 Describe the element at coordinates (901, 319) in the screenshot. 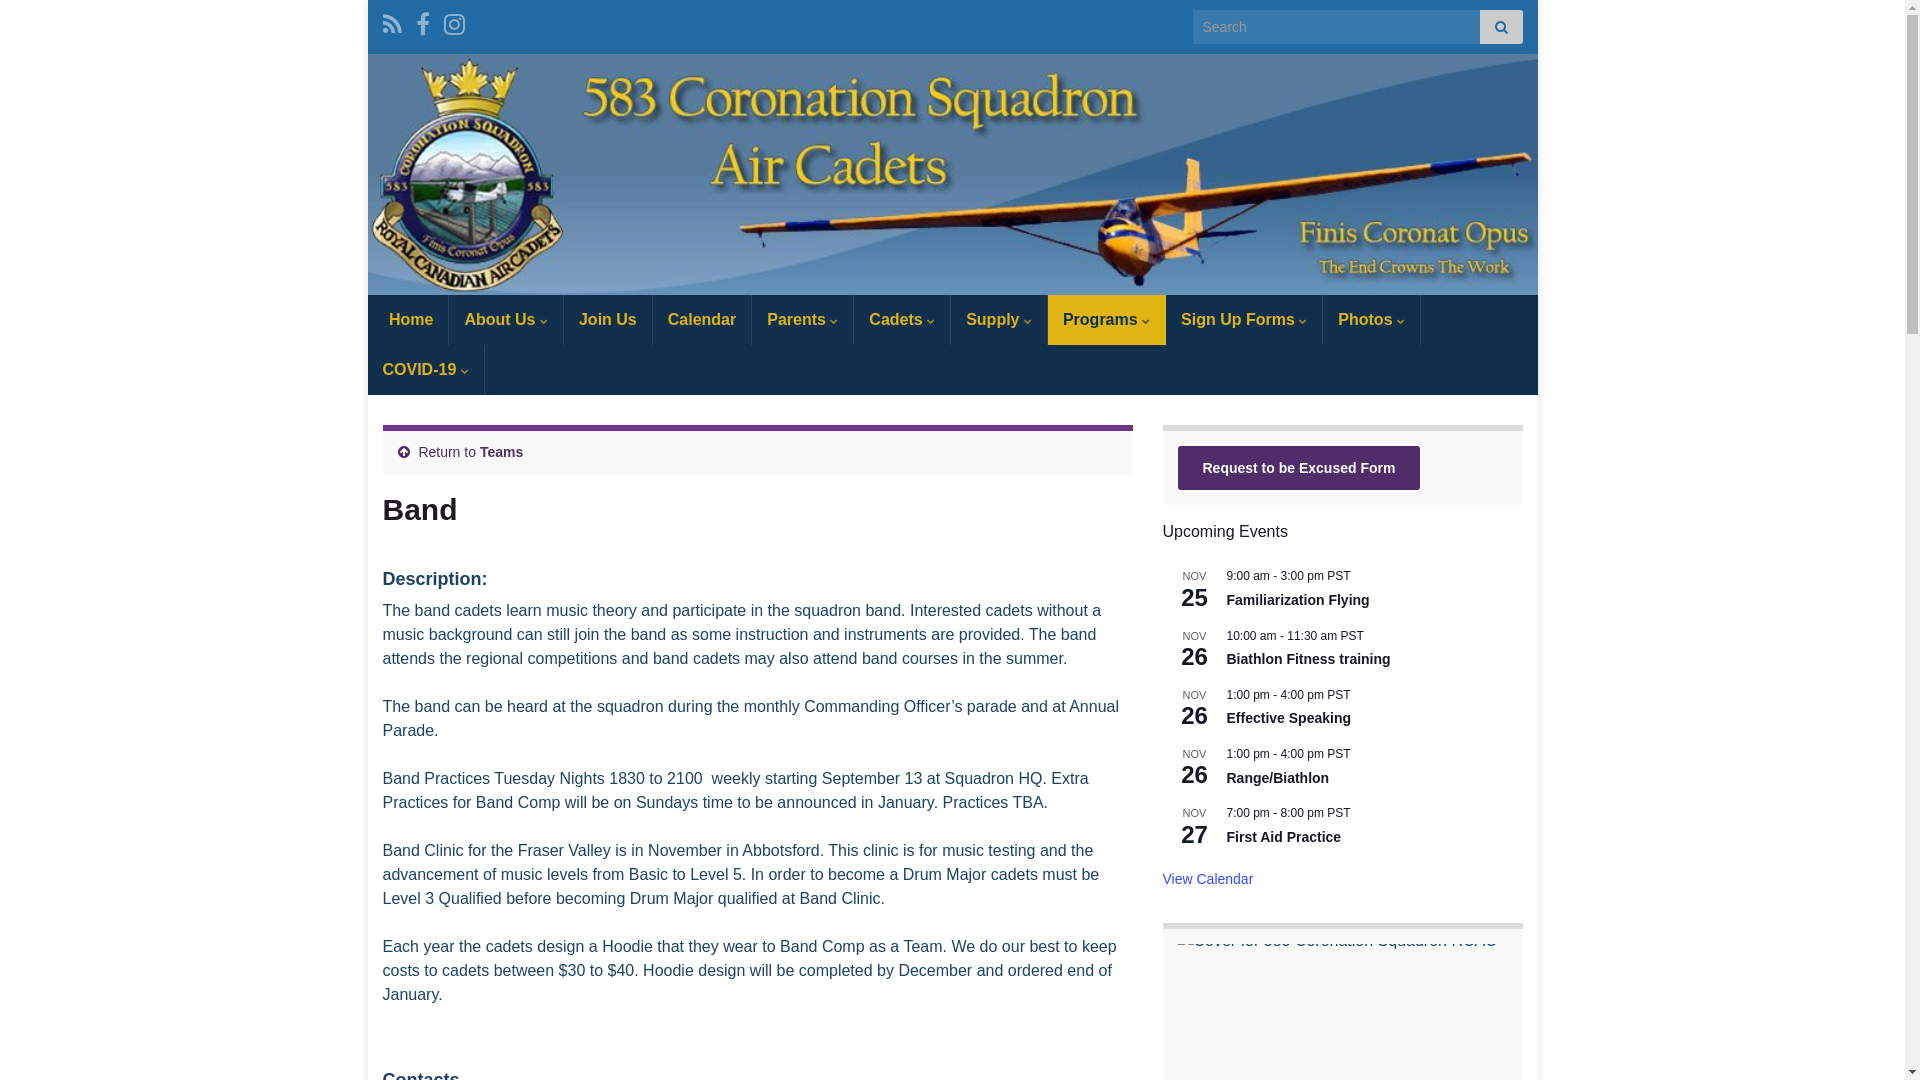

I see `'Cadets'` at that location.